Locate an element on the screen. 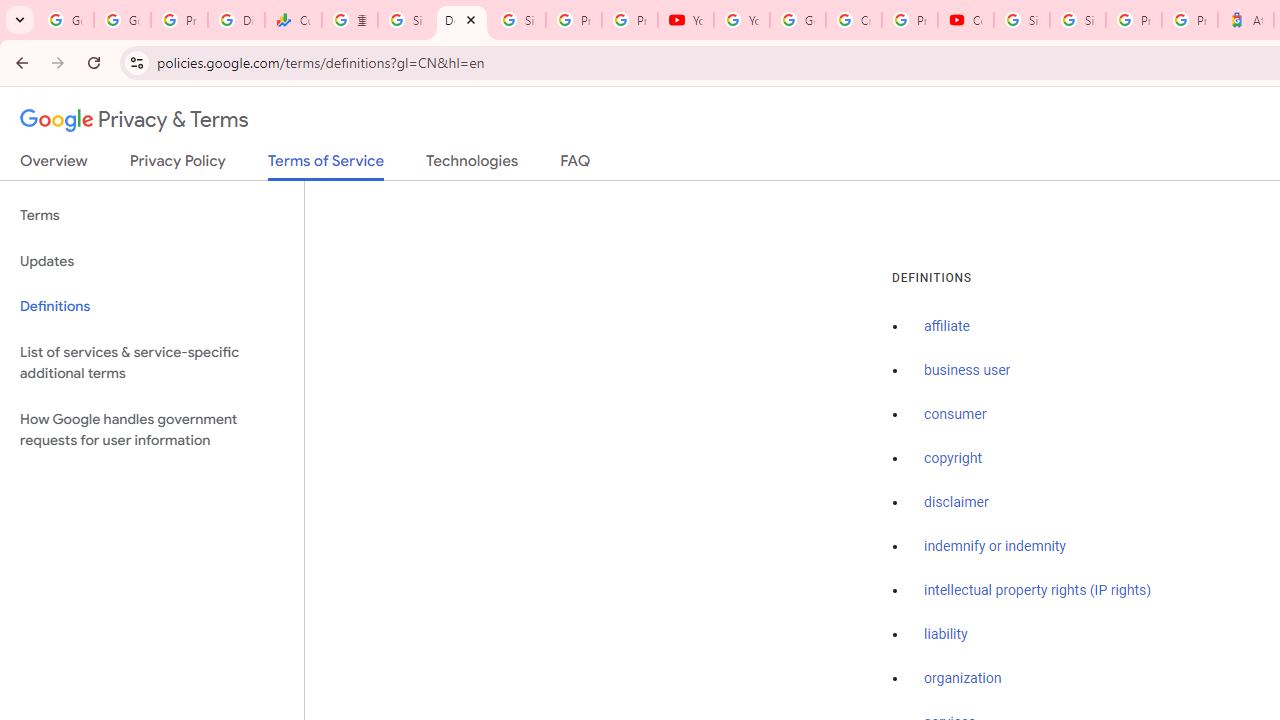  'disclaimer' is located at coordinates (955, 501).